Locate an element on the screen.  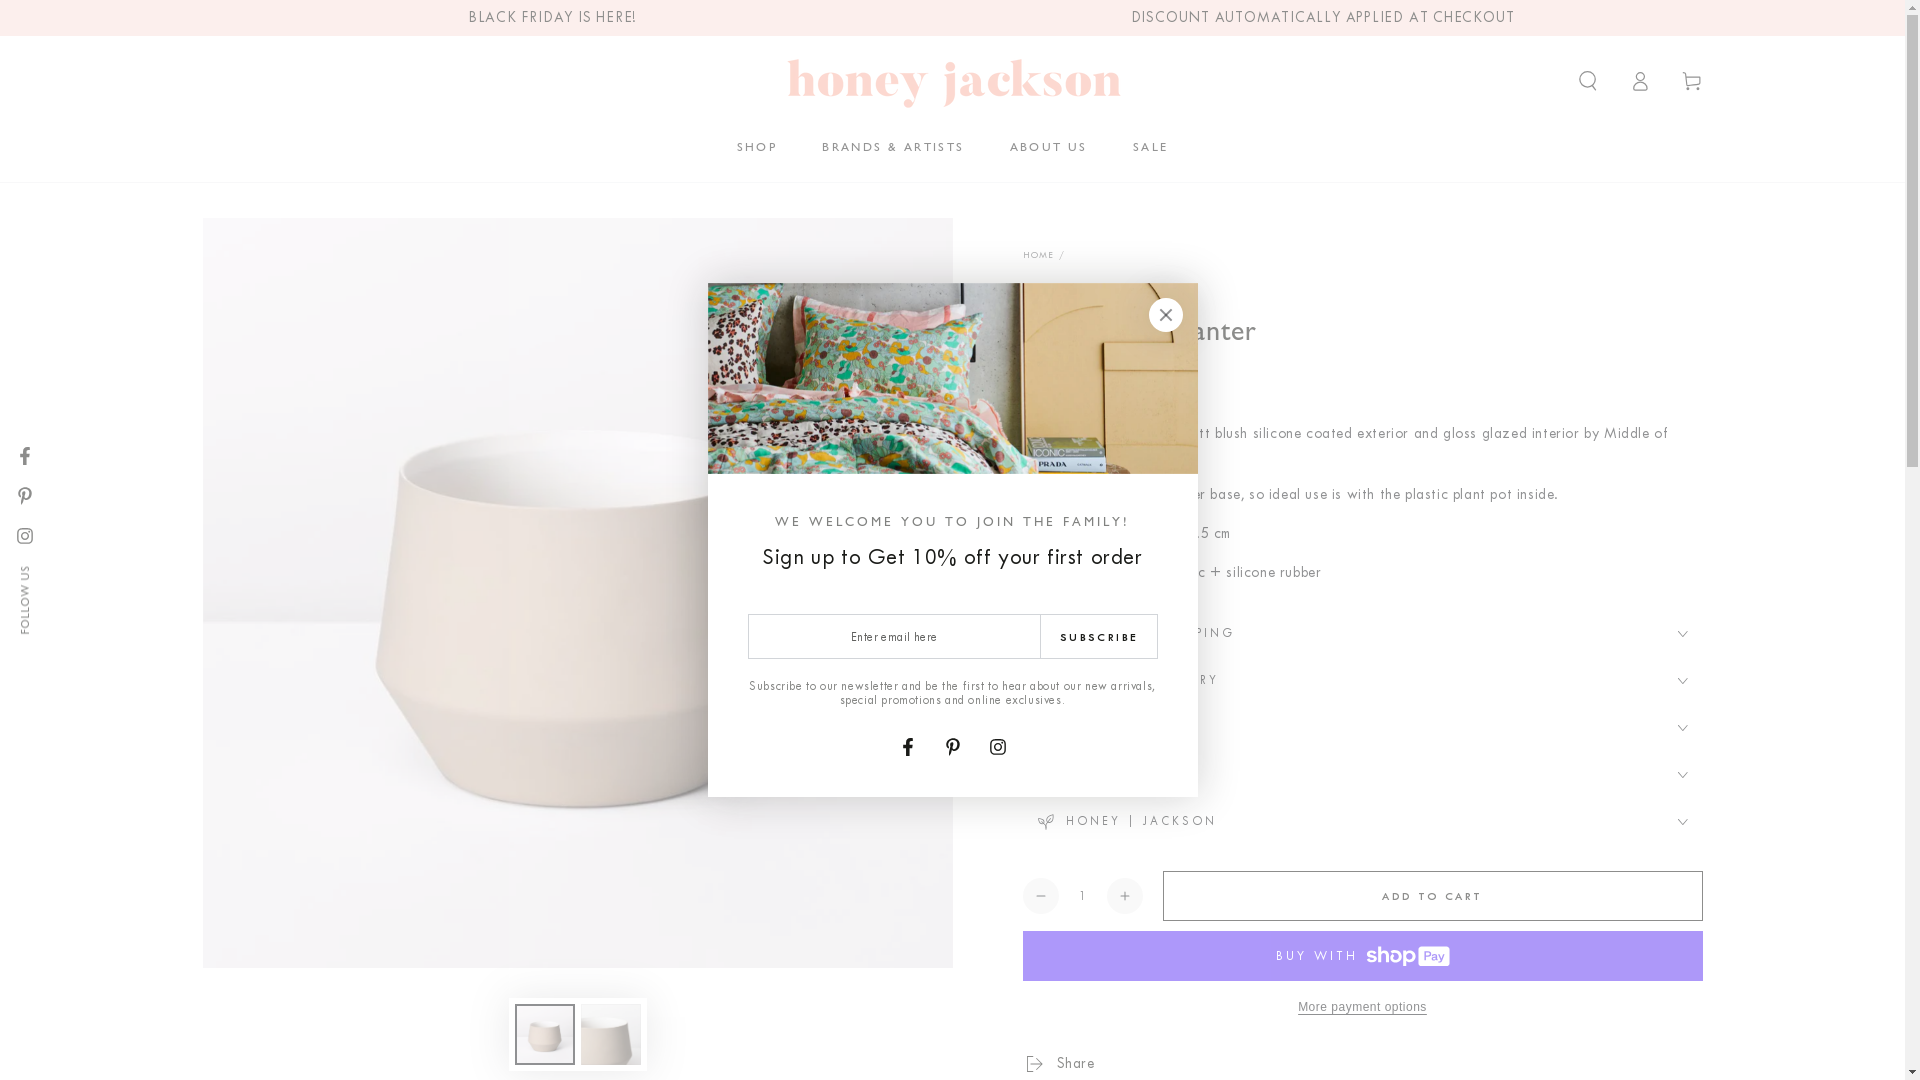
'Pinterest' is located at coordinates (24, 495).